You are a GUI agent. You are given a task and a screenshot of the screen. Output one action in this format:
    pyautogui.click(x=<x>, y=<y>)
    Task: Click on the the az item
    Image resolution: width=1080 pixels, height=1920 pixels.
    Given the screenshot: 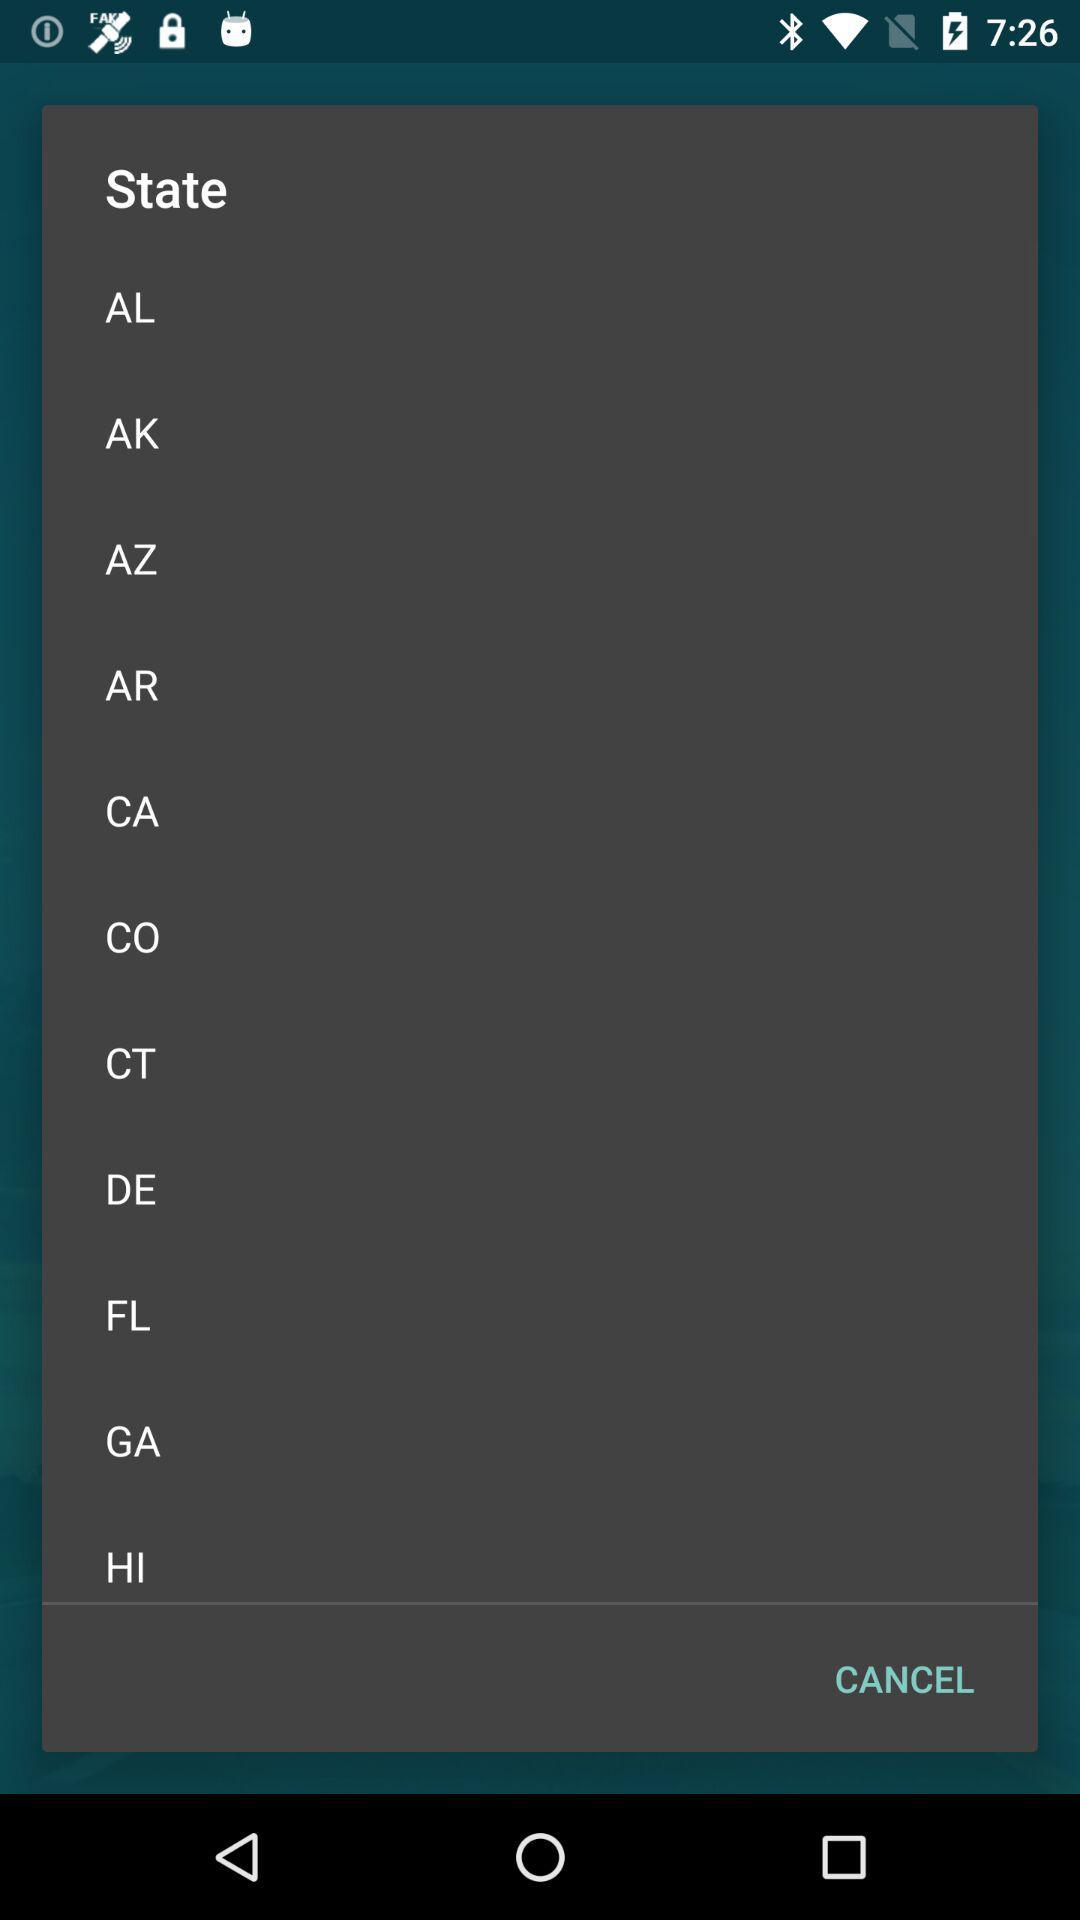 What is the action you would take?
    pyautogui.click(x=540, y=557)
    